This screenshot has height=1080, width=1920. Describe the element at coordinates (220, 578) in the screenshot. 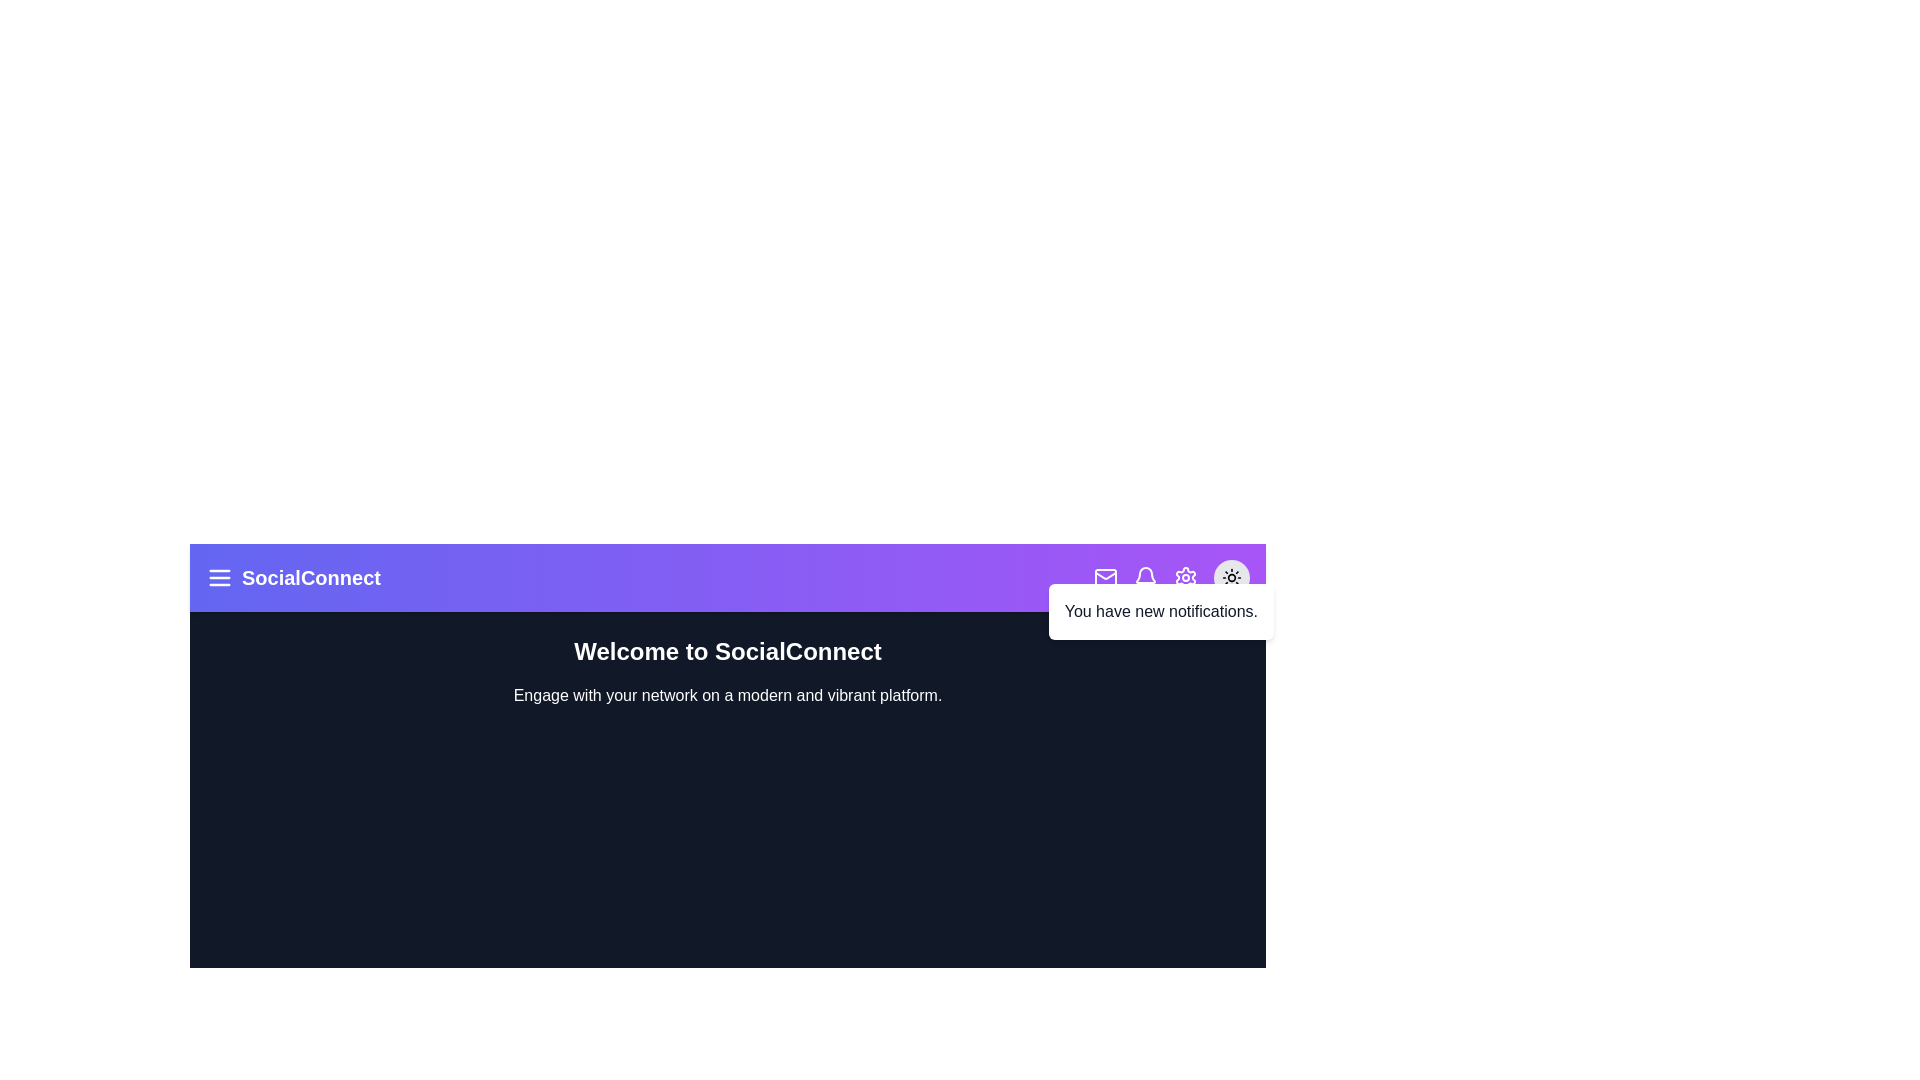

I see `the menu button to open more options` at that location.